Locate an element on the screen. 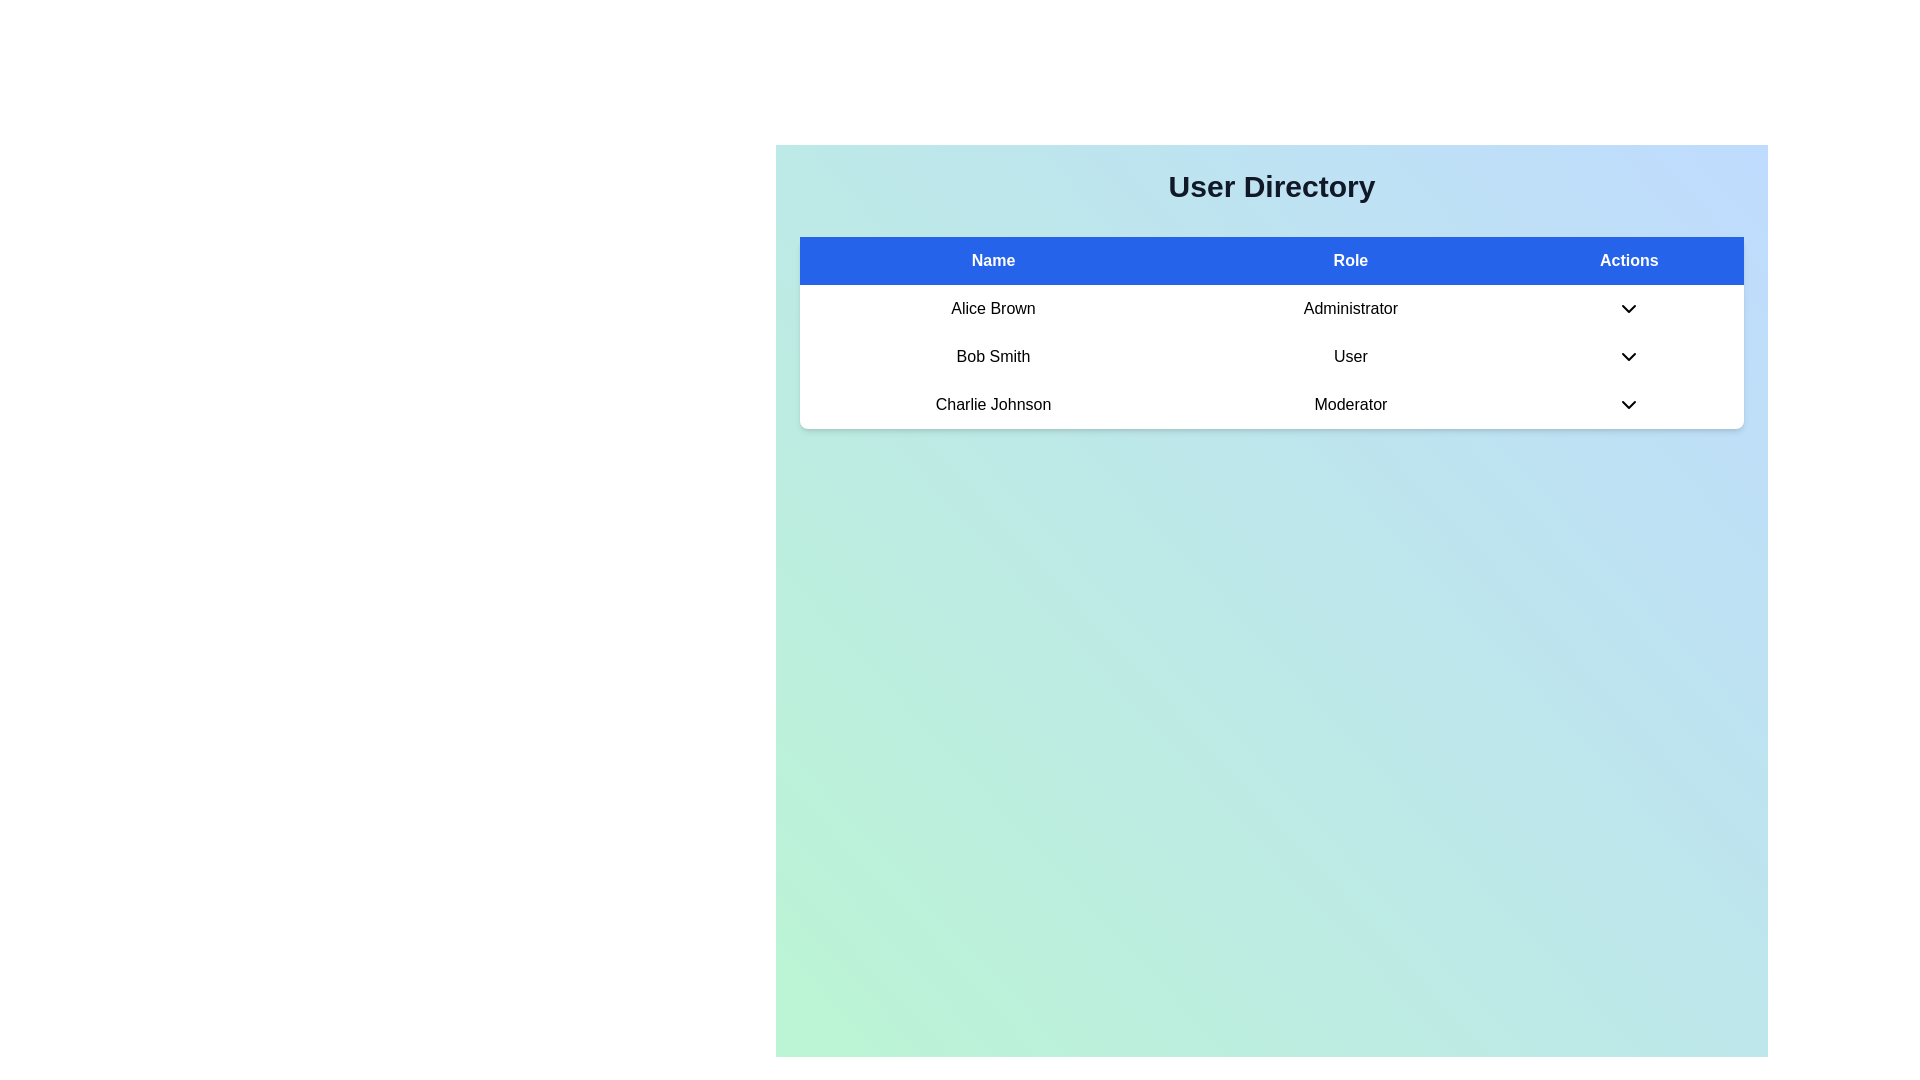 Image resolution: width=1920 pixels, height=1080 pixels. the text label indicating the role 'Administrator' assigned to user 'Alice Brown' in the directory is located at coordinates (1350, 308).